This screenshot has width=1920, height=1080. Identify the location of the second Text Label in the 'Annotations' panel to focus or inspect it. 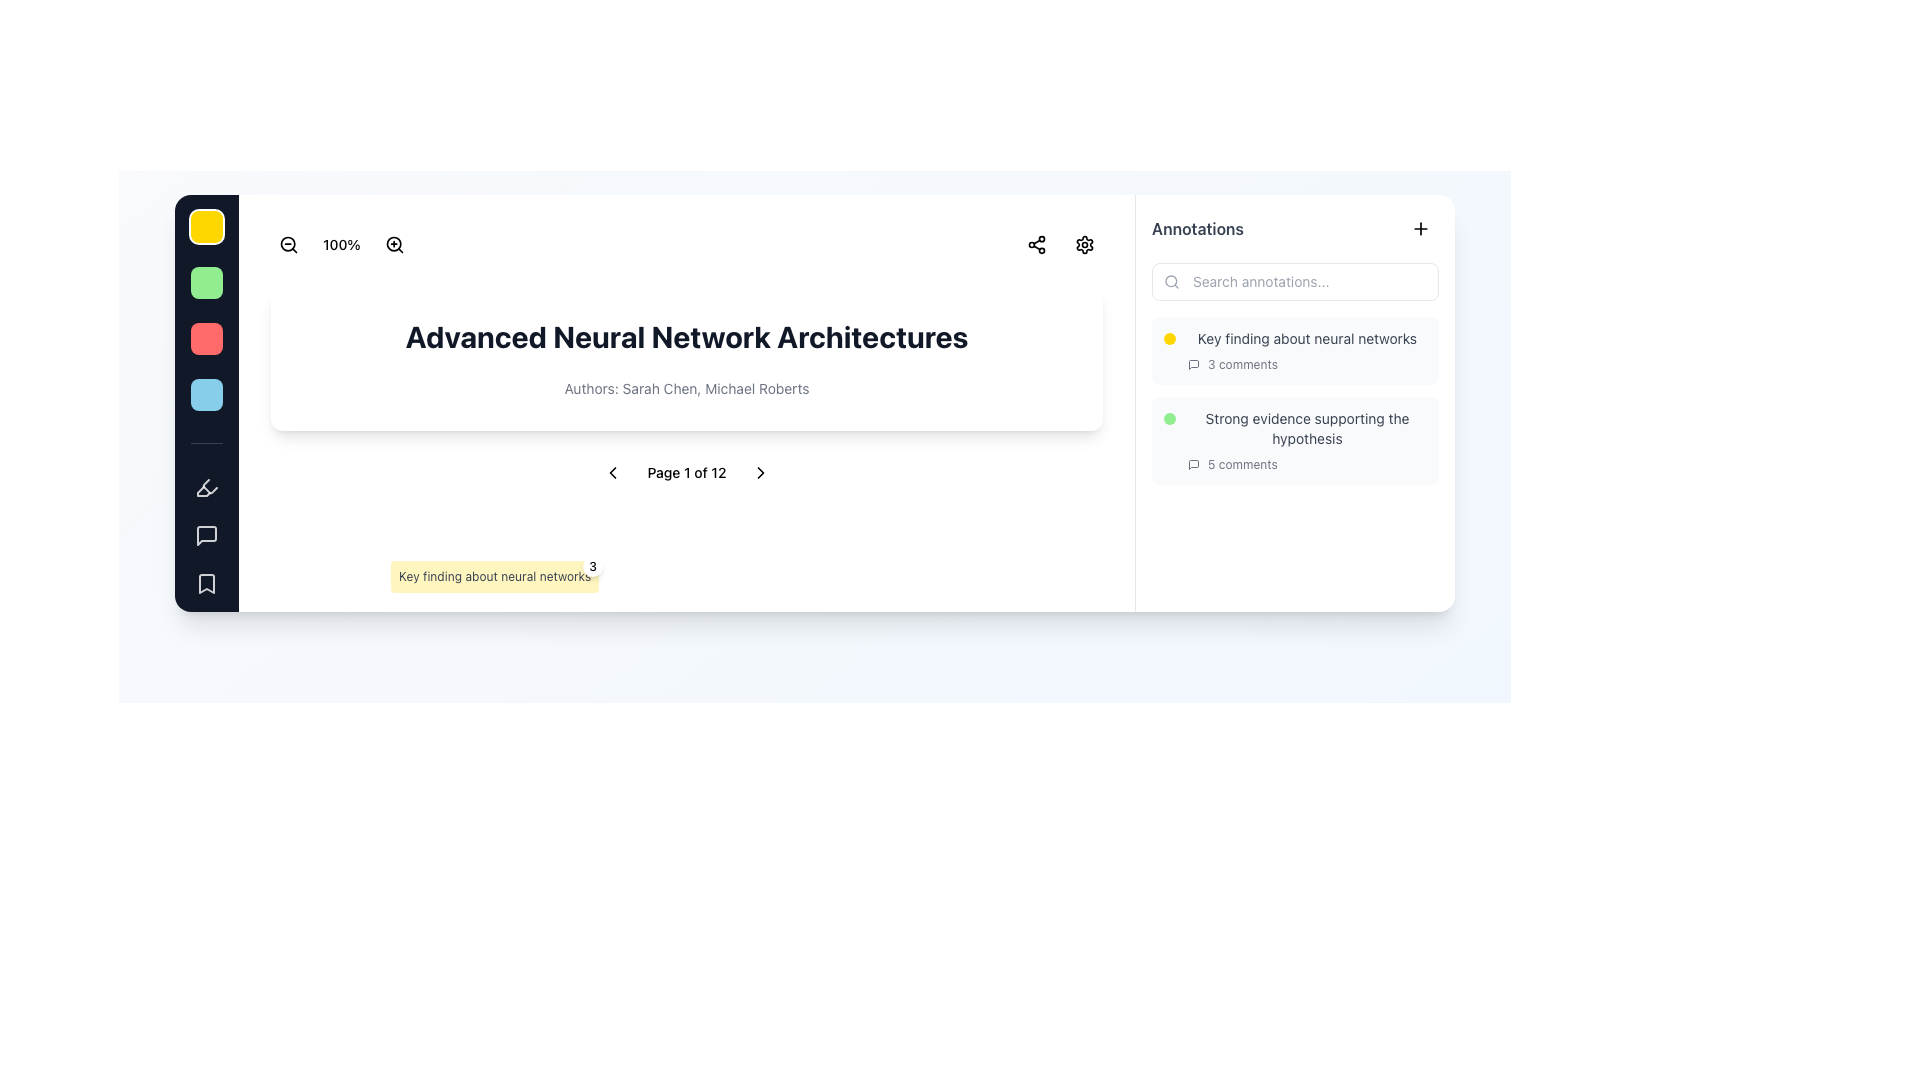
(1307, 427).